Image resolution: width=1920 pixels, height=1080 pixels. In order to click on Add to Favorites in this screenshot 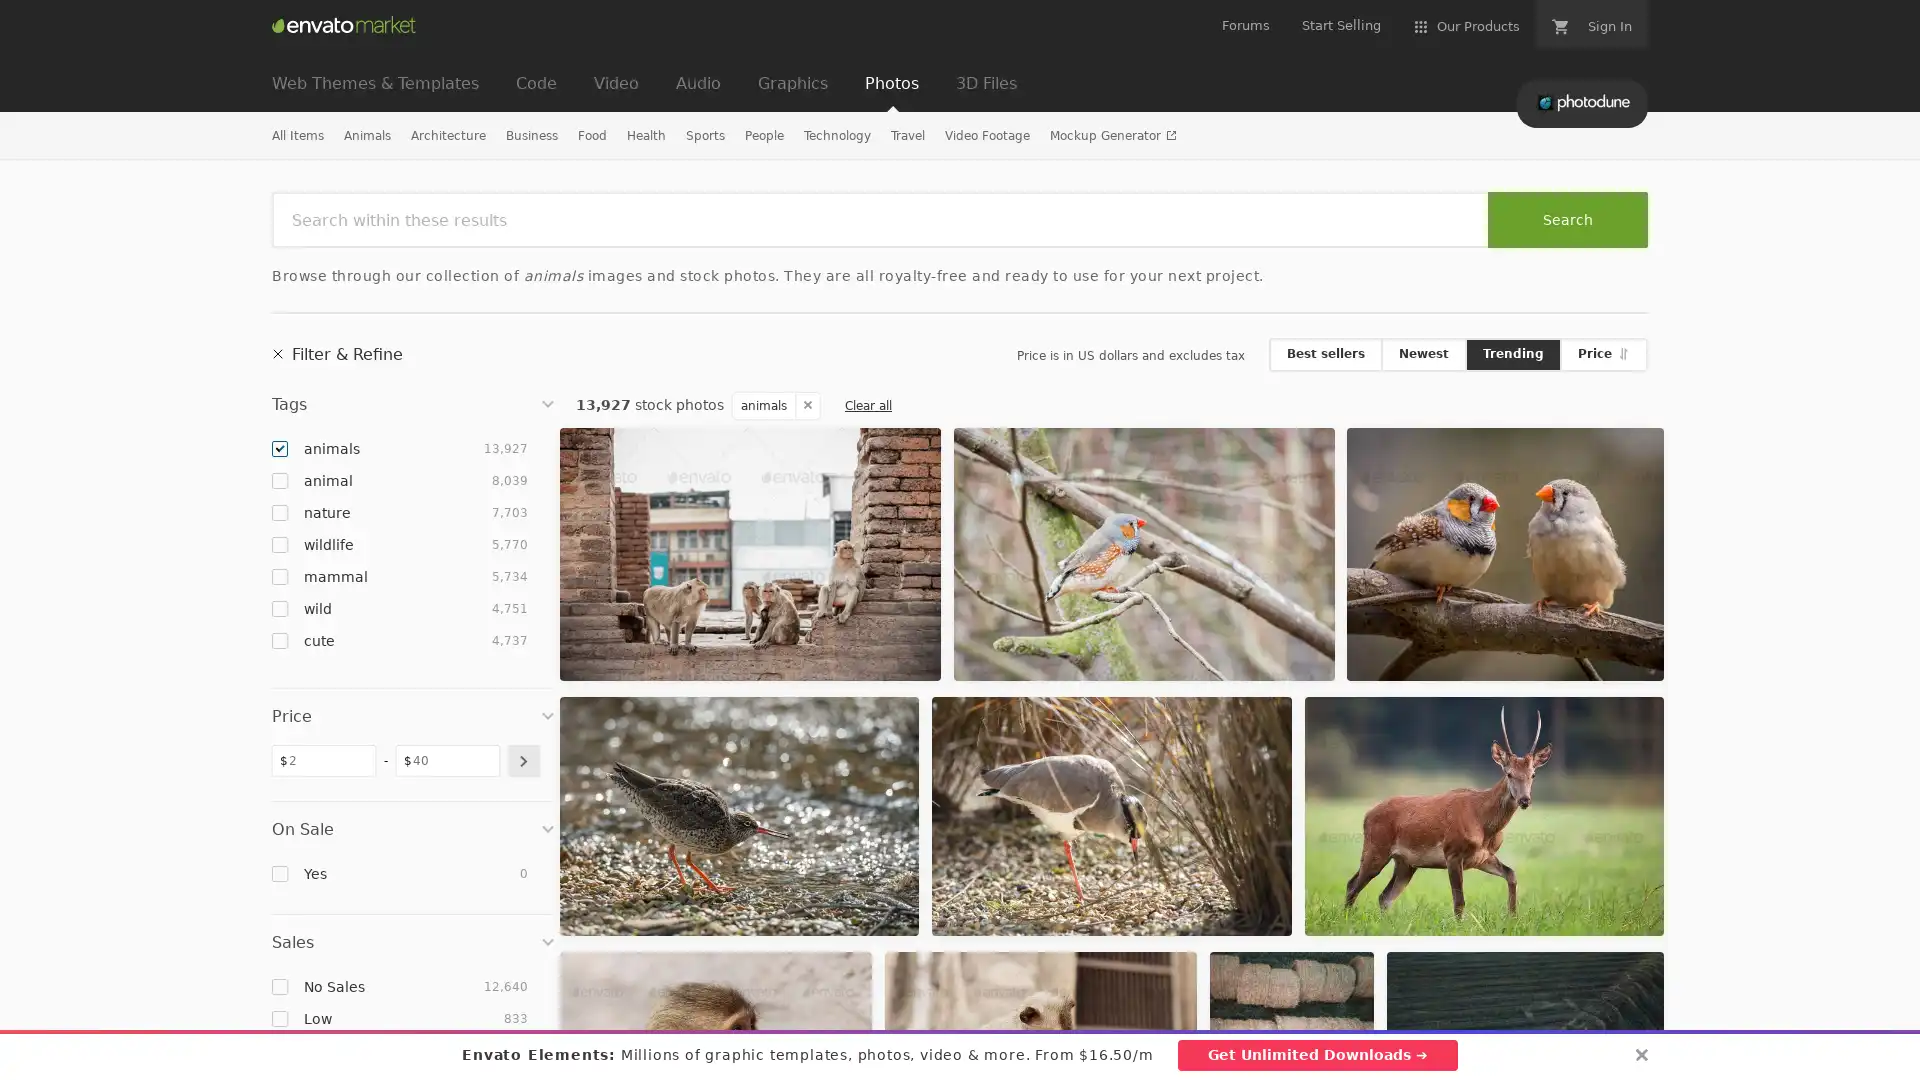, I will do `click(1264, 721)`.